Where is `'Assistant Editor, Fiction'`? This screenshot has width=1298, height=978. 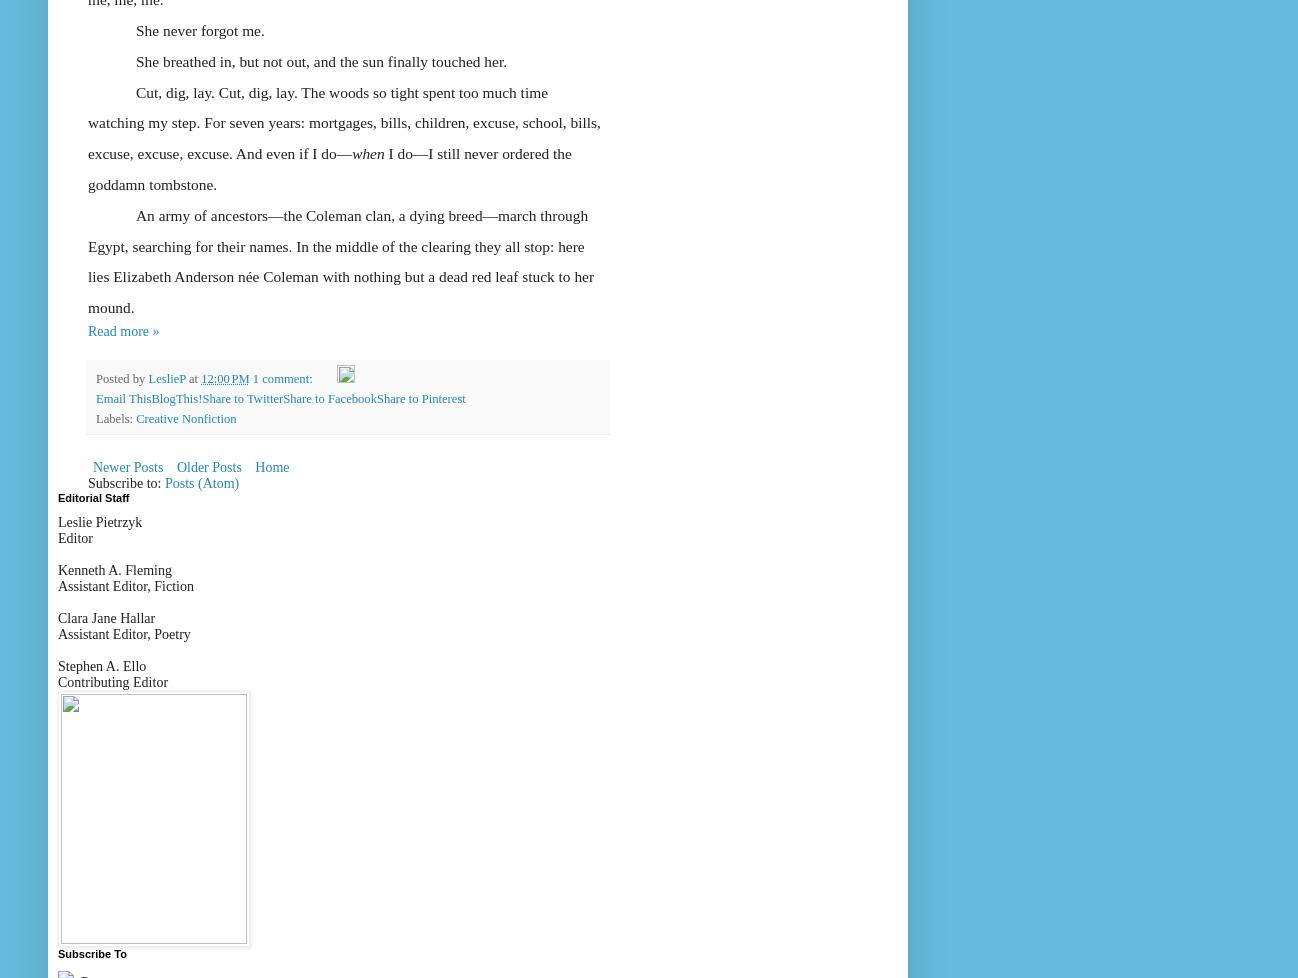 'Assistant Editor, Fiction' is located at coordinates (125, 586).